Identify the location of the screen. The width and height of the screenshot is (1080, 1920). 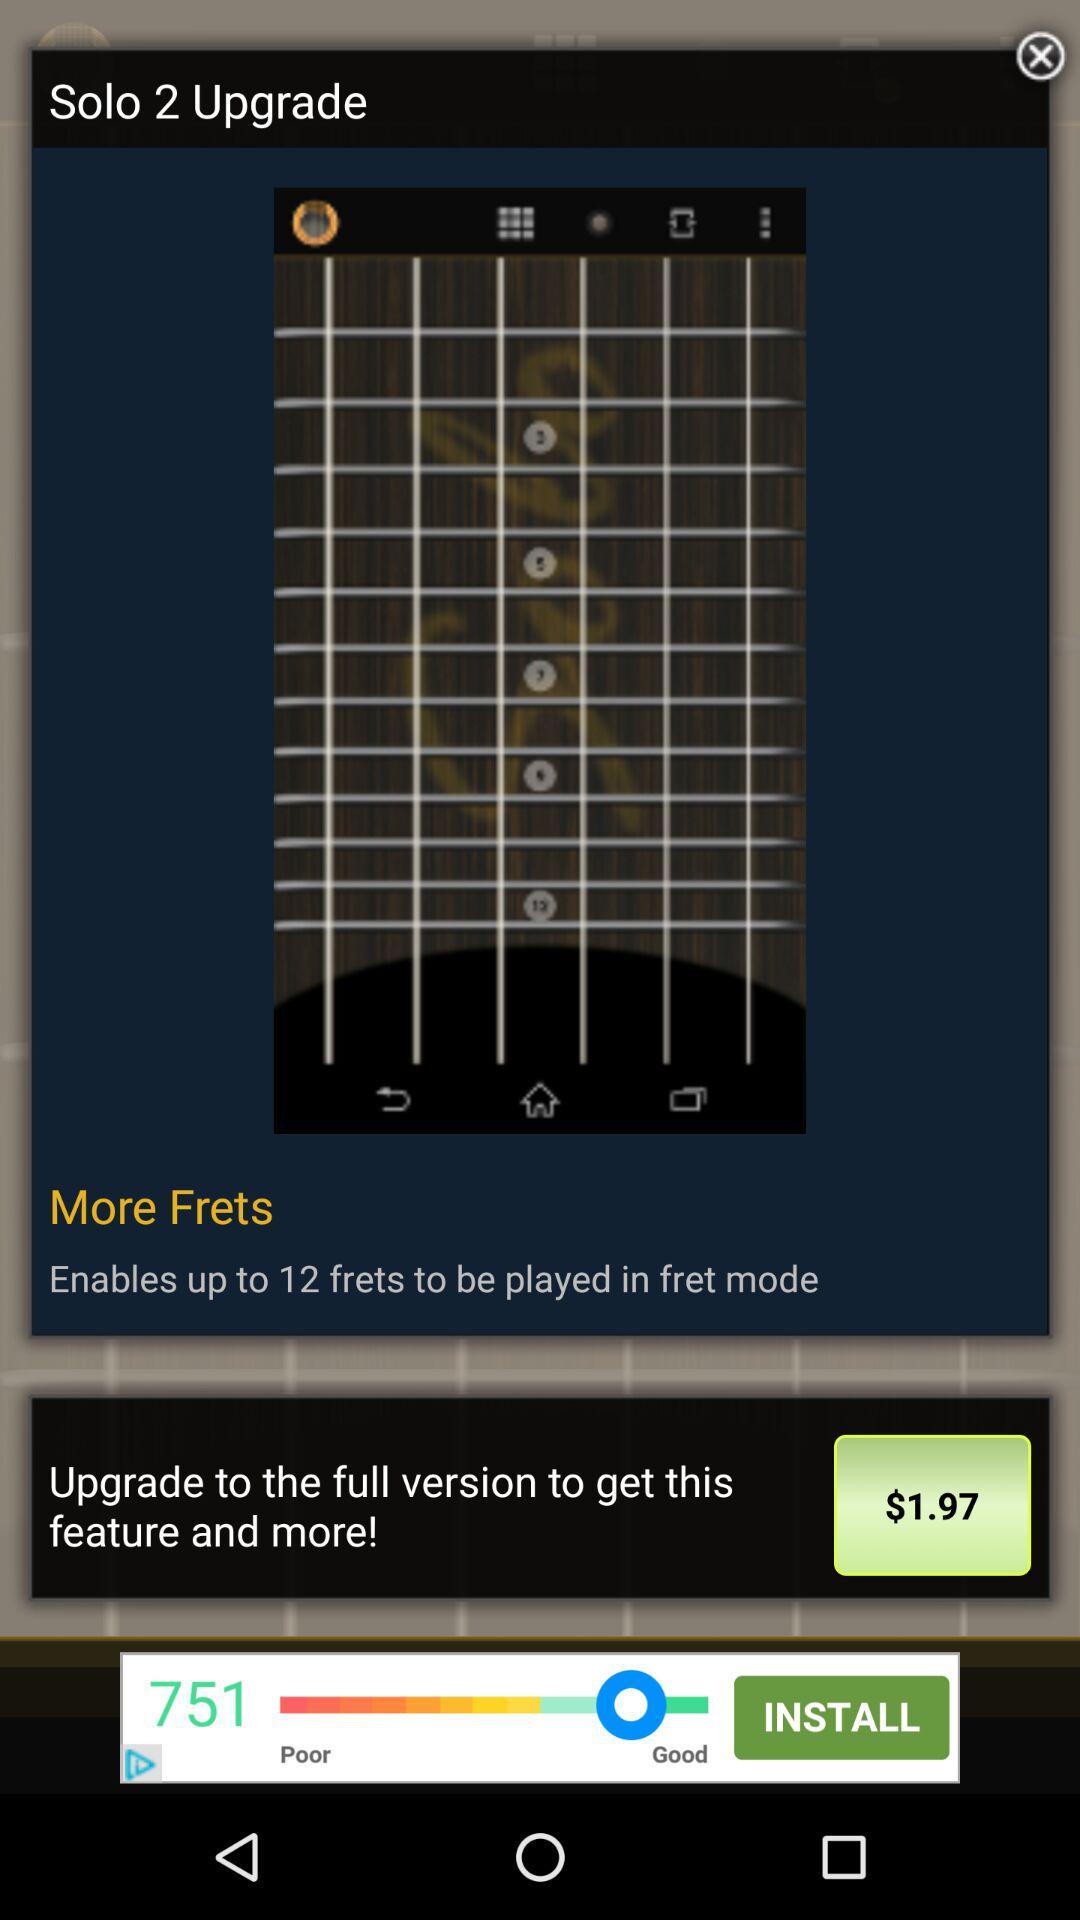
(1035, 51).